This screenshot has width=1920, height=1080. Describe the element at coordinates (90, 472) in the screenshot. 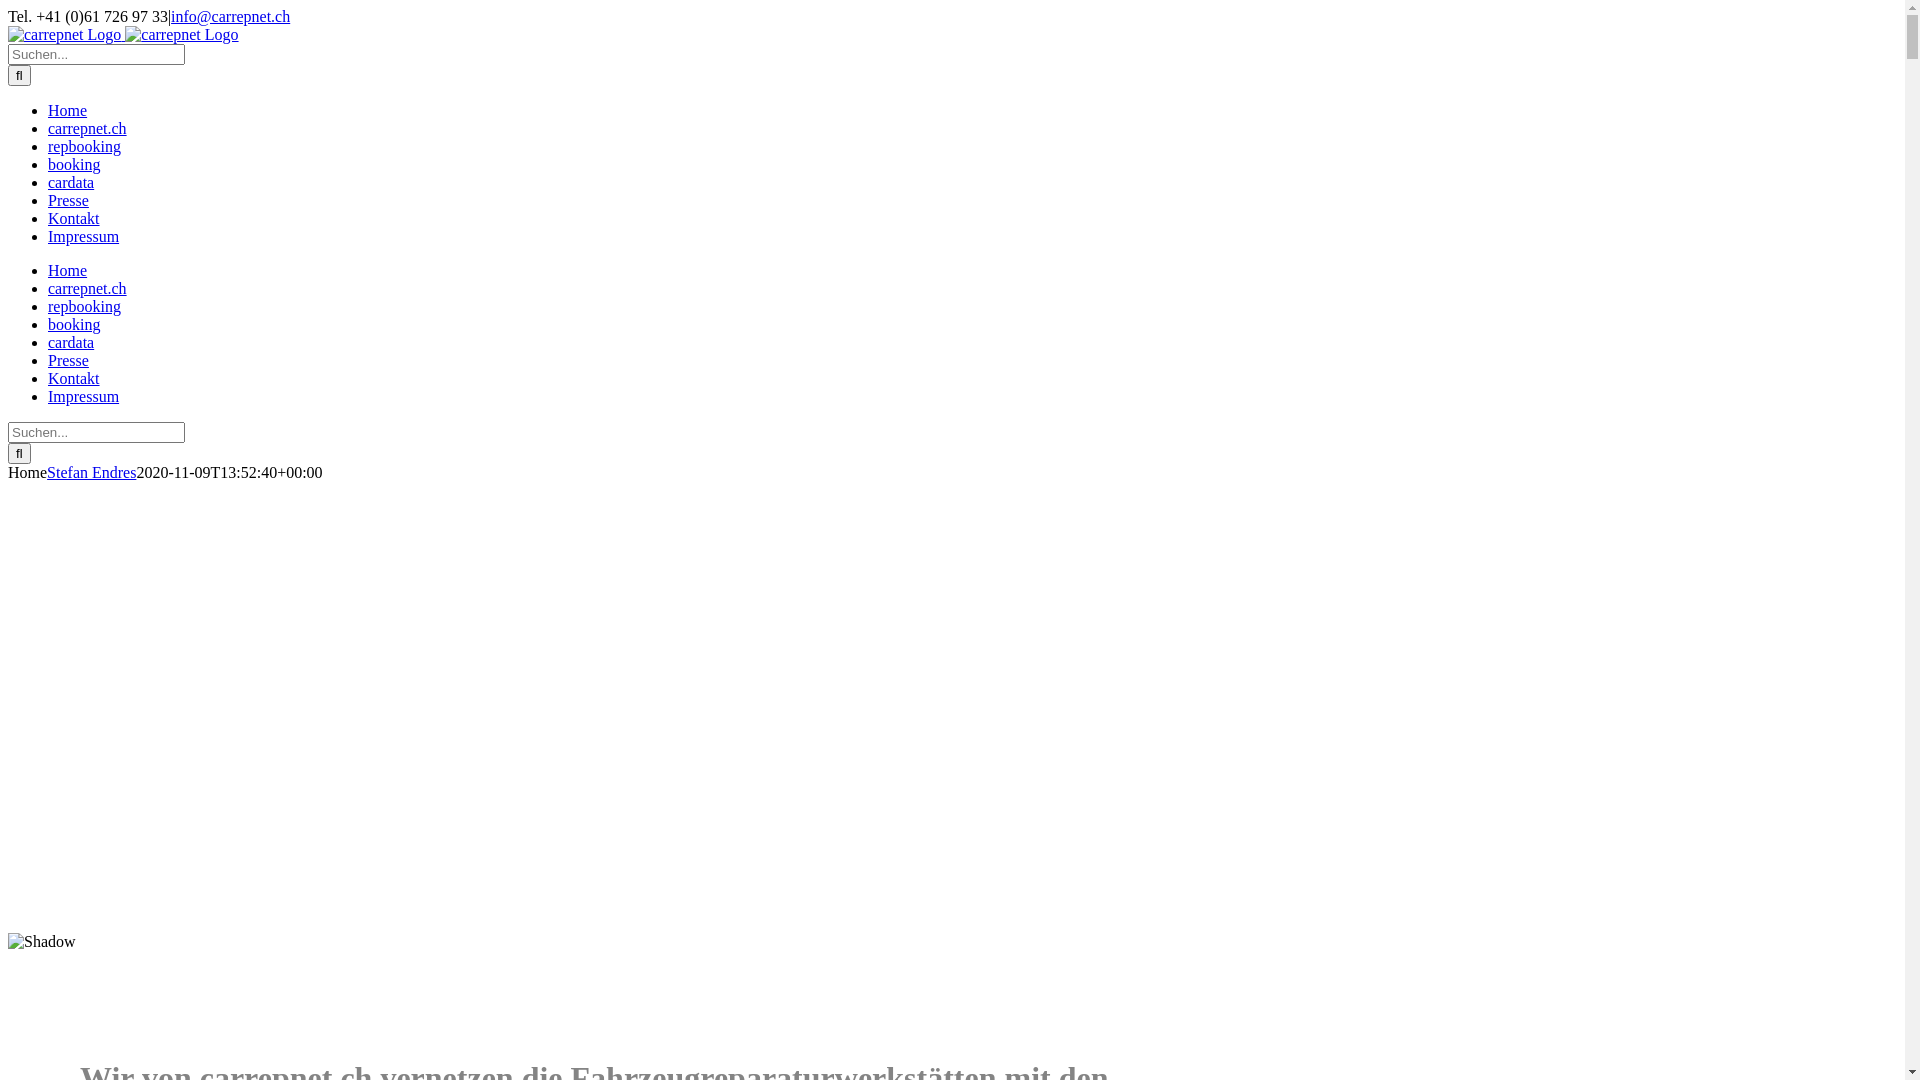

I see `'Stefan Endres'` at that location.